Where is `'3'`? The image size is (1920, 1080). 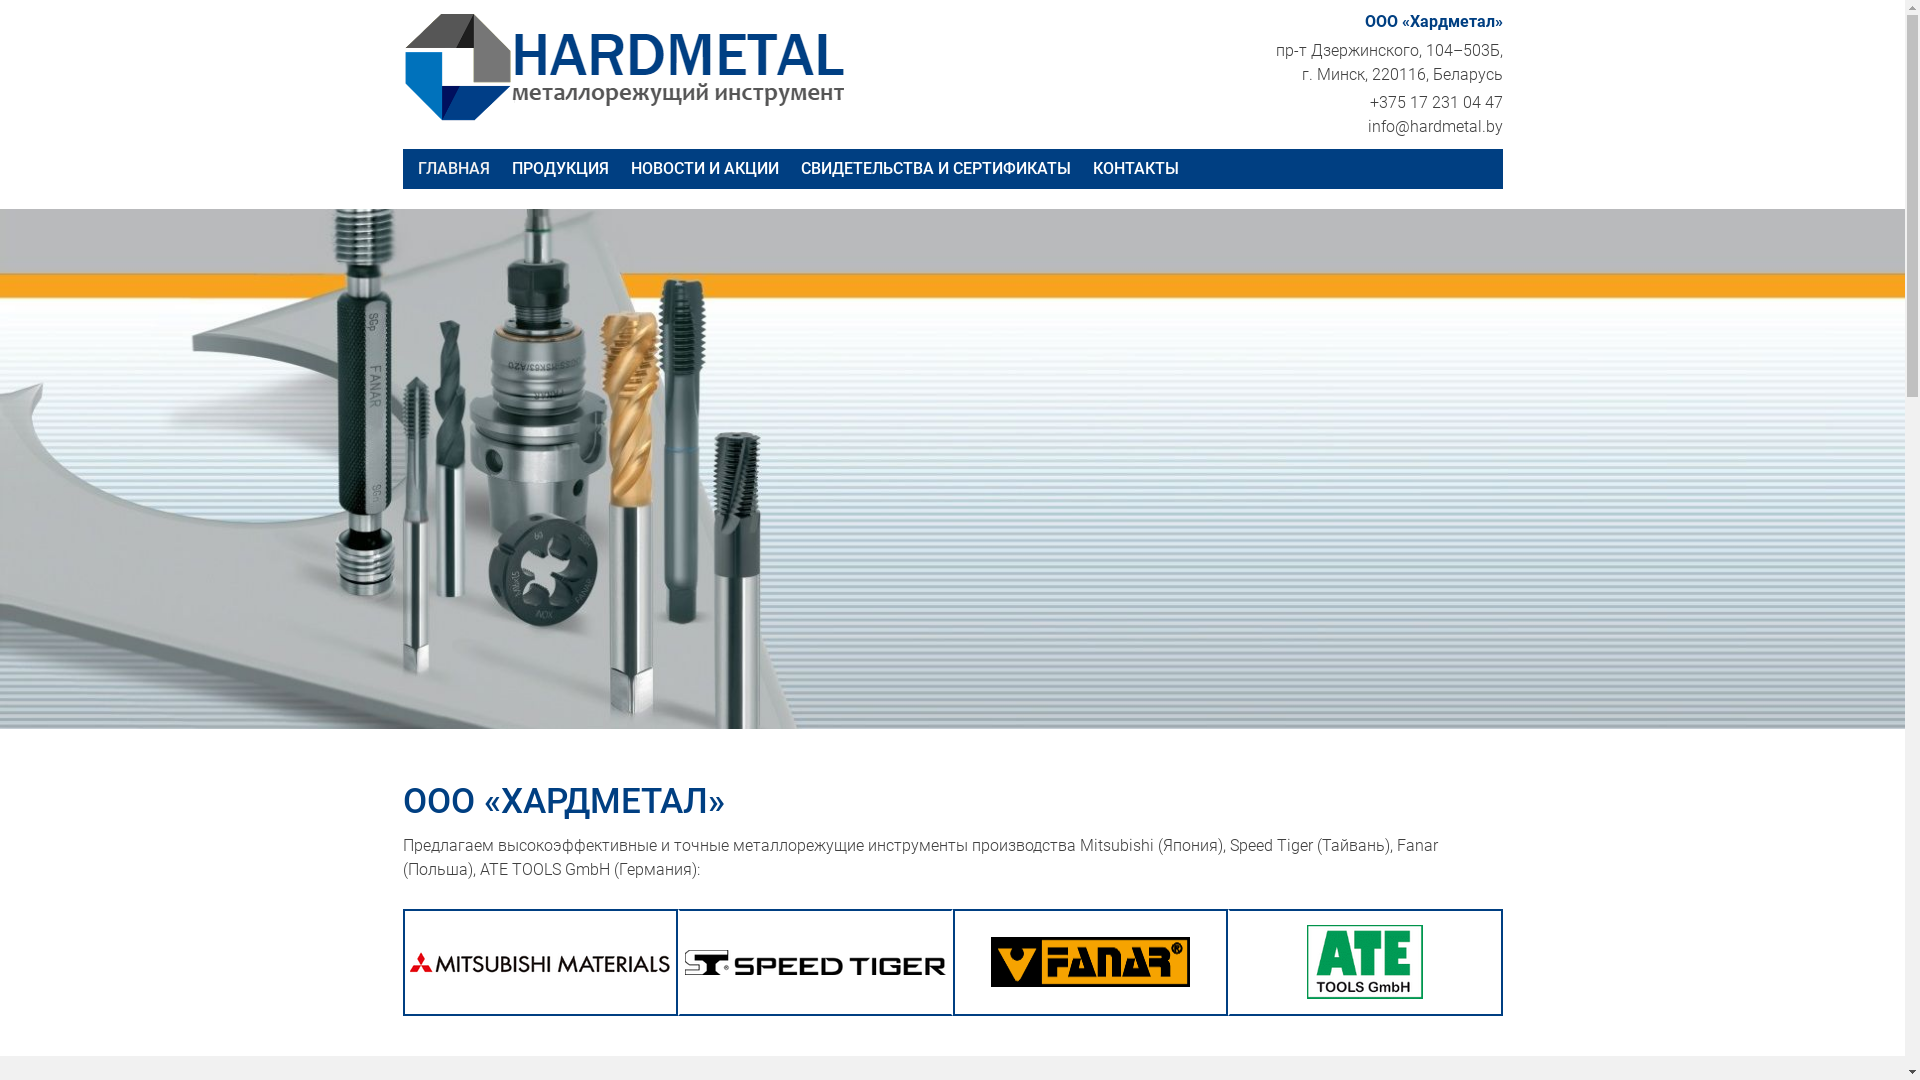
'3' is located at coordinates (961, 687).